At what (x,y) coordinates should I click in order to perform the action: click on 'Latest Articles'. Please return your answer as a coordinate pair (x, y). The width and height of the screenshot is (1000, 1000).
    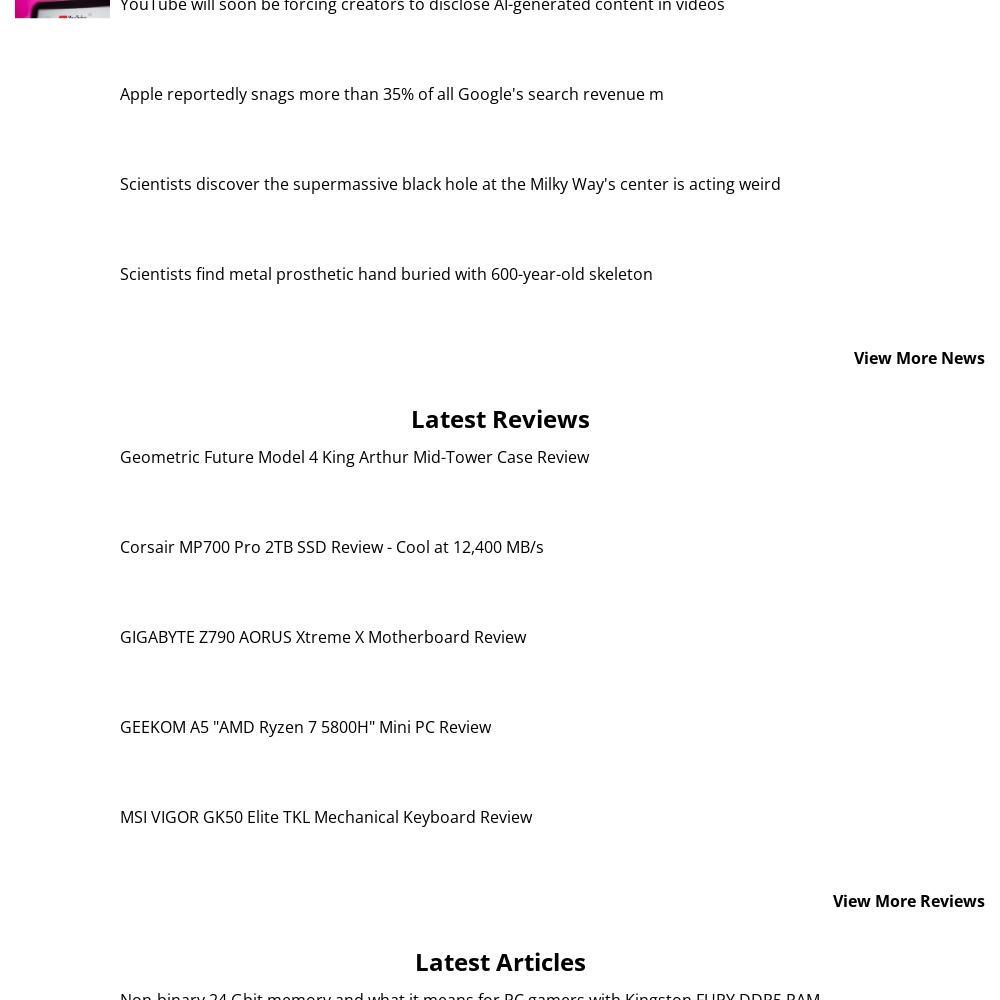
    Looking at the image, I should click on (498, 959).